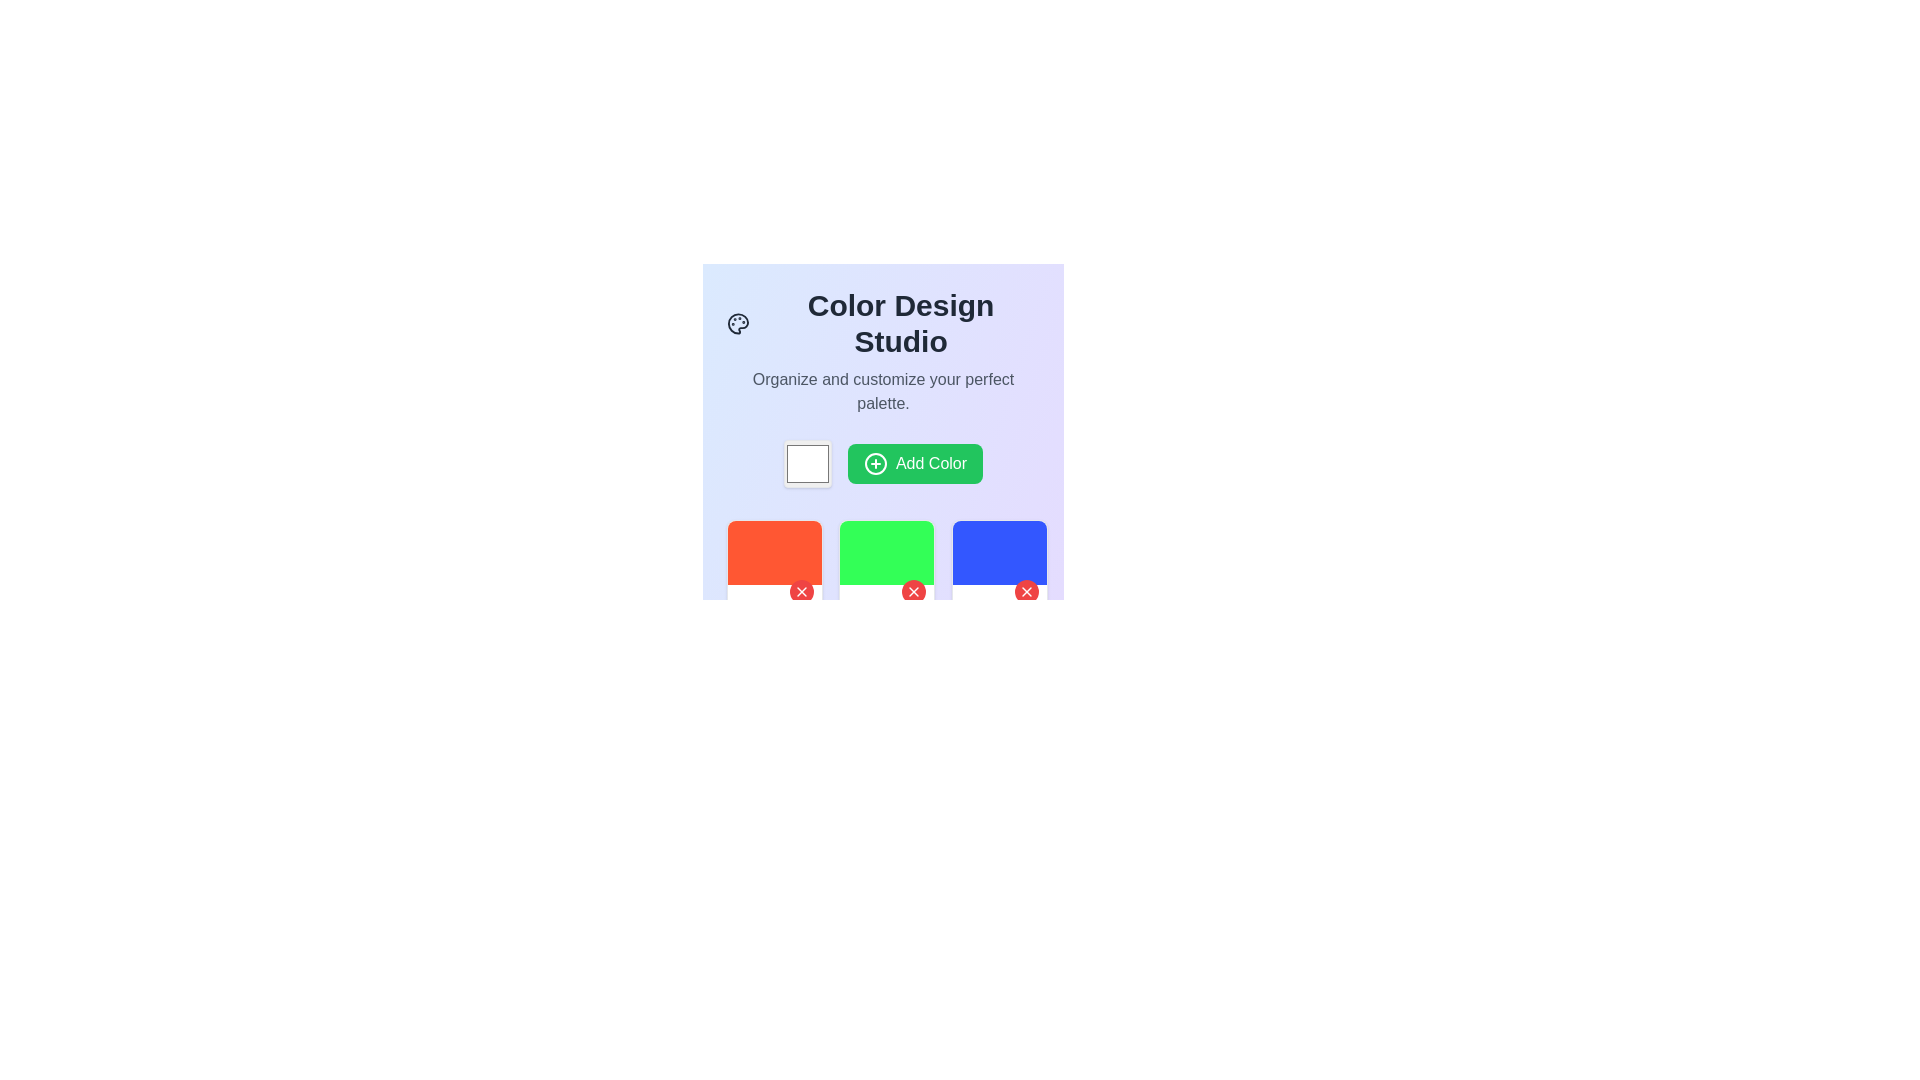 The image size is (1920, 1080). What do you see at coordinates (801, 590) in the screenshot?
I see `the close or delete icon located within the circular button at the bottom-right corner of the first red tile` at bounding box center [801, 590].